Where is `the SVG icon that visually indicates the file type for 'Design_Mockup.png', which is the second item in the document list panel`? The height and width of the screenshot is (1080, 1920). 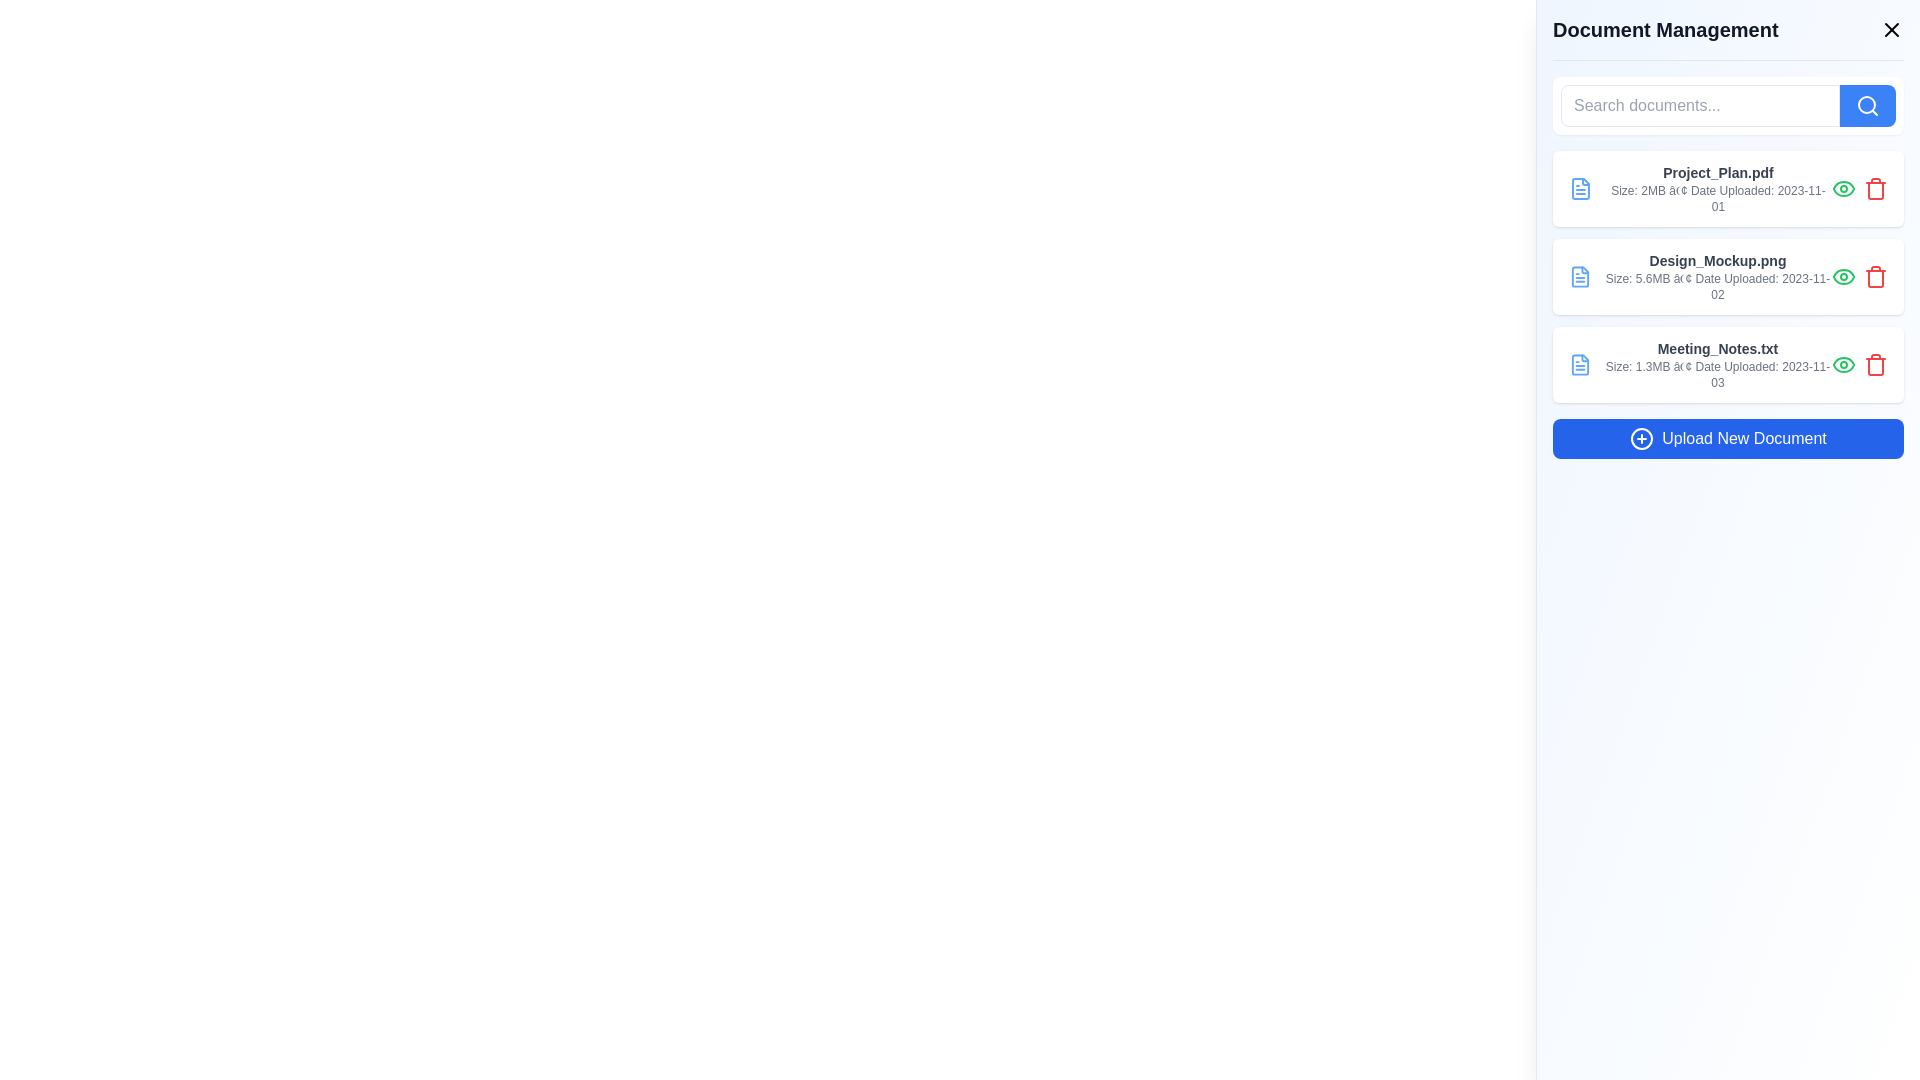
the SVG icon that visually indicates the file type for 'Design_Mockup.png', which is the second item in the document list panel is located at coordinates (1579, 277).